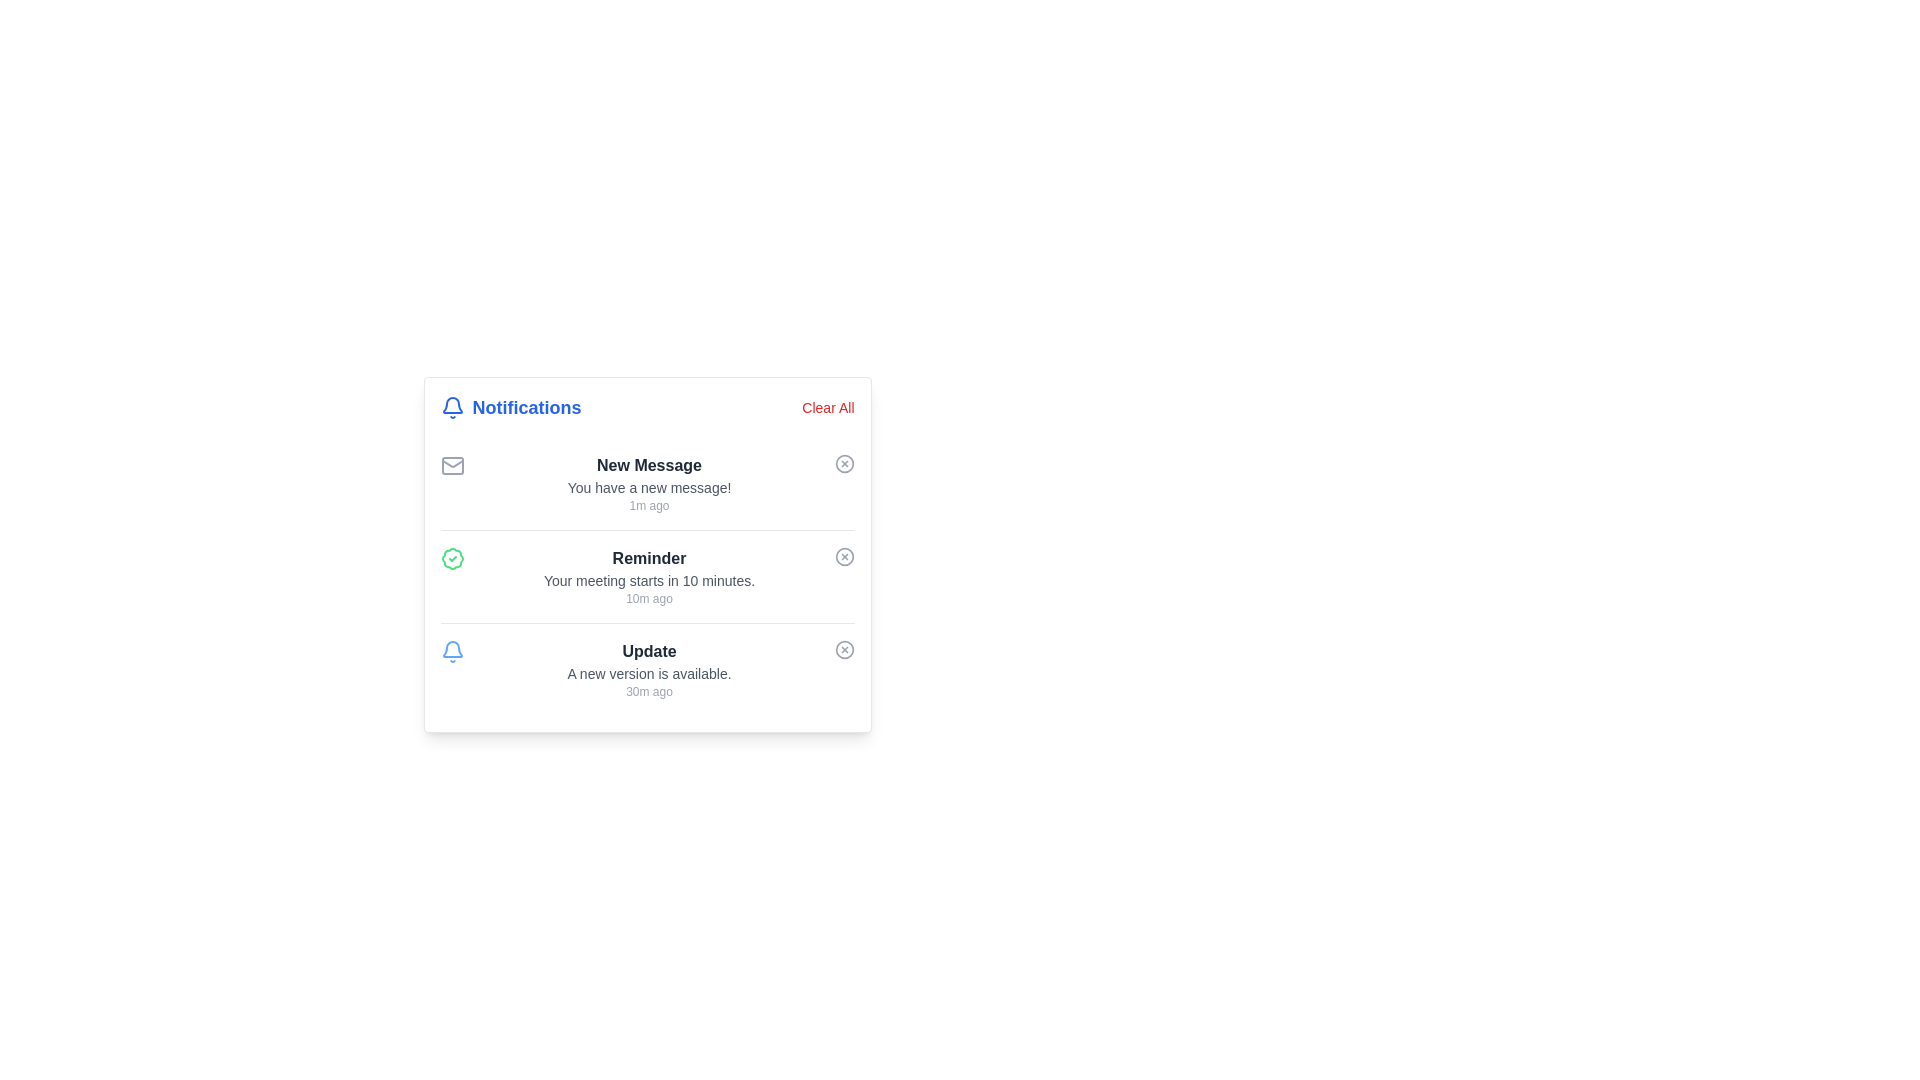 This screenshot has height=1080, width=1920. I want to click on the bold text label 'New Message' which is prominently positioned at the top of a notification interface, so click(649, 466).